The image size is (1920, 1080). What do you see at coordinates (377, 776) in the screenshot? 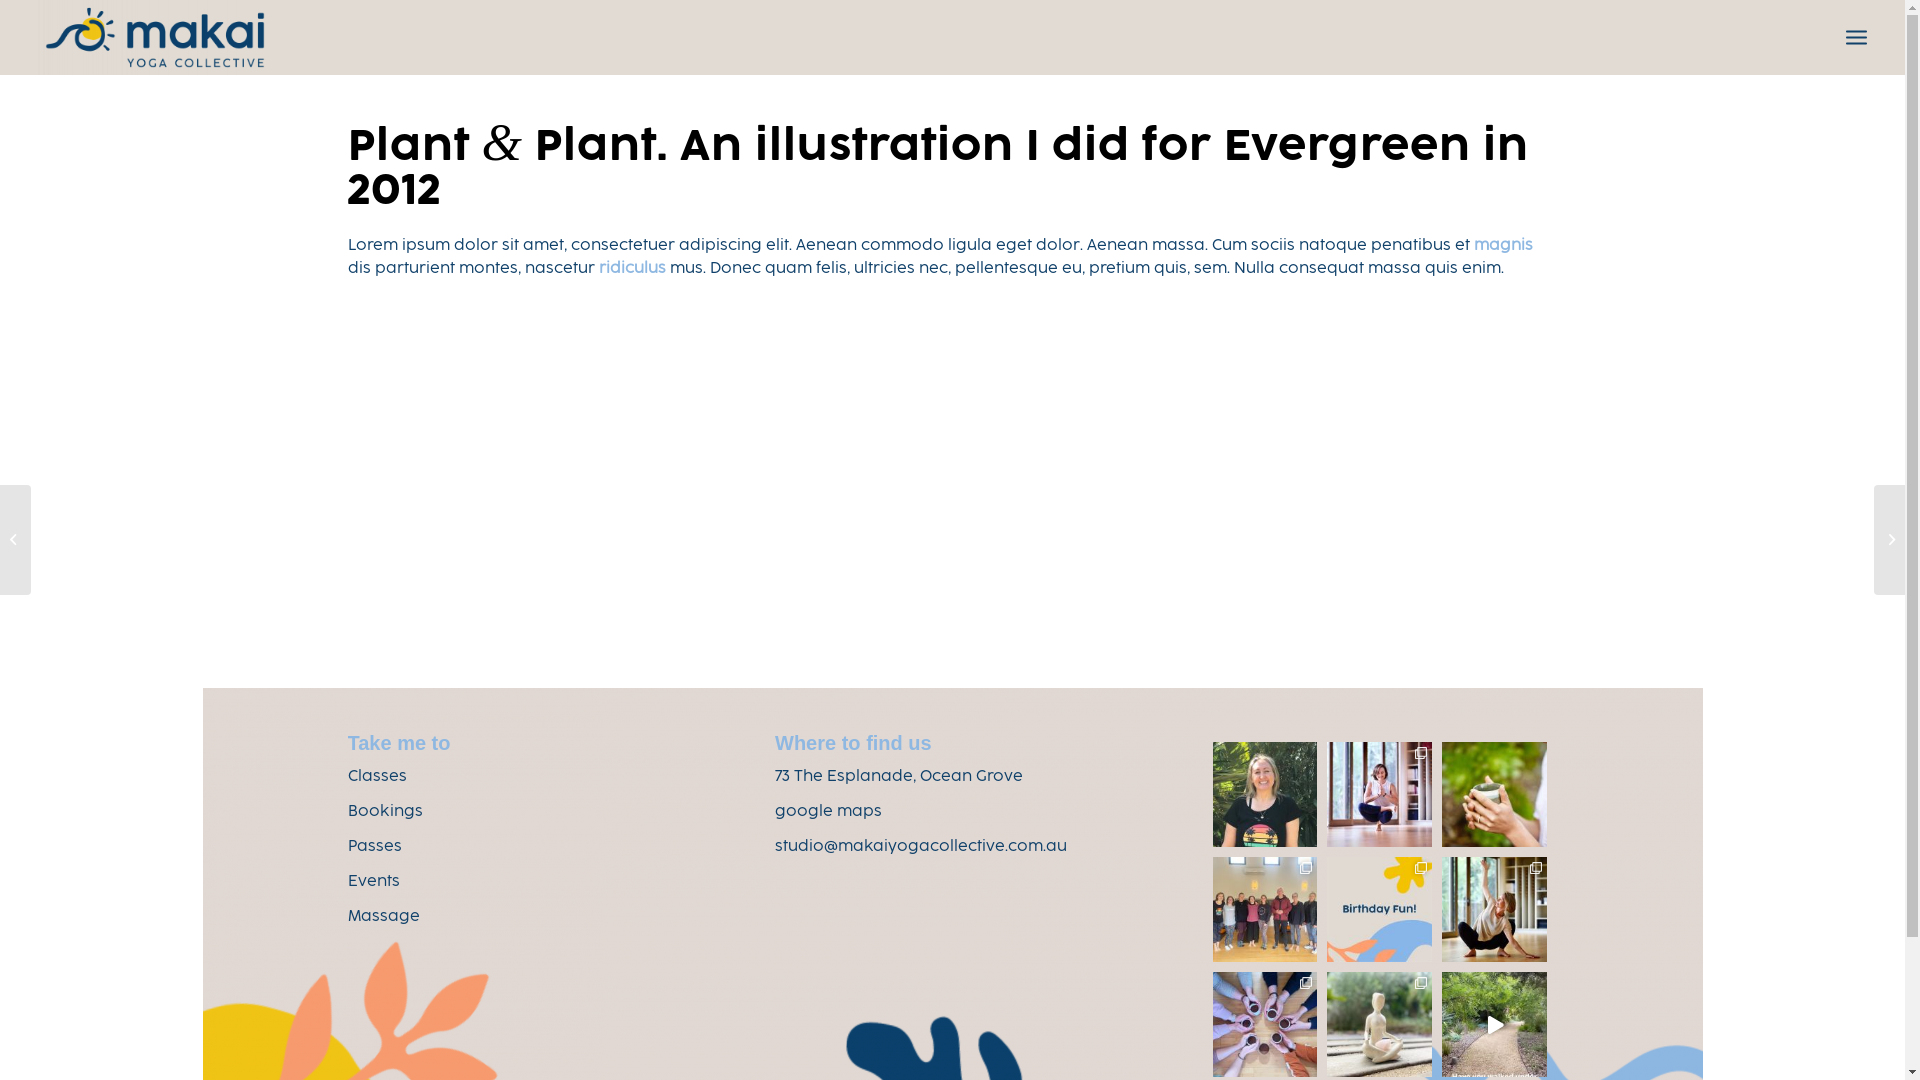
I see `'Classes'` at bounding box center [377, 776].